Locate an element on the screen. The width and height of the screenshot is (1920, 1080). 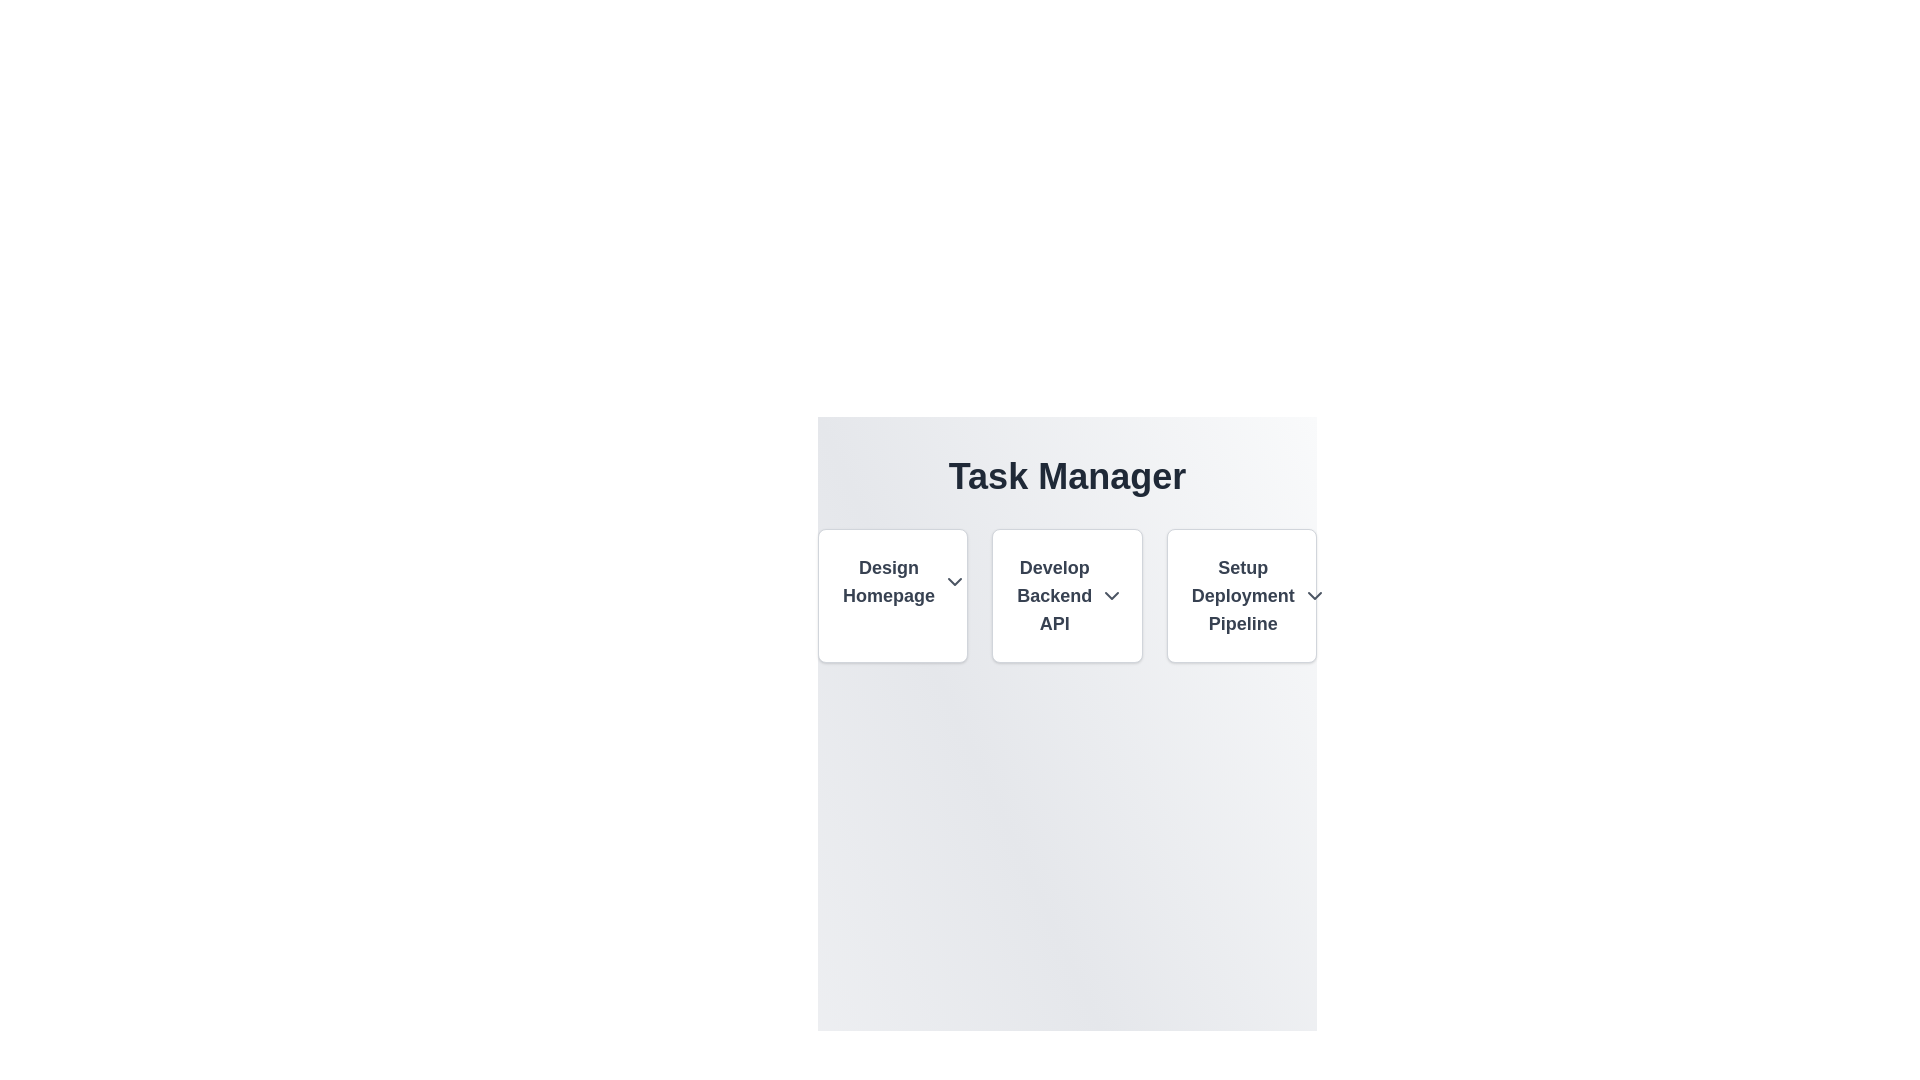
text content of the Text Label that is positioned within the card following the 'Develop Backend API' card, which labels the card it resides in is located at coordinates (1242, 595).